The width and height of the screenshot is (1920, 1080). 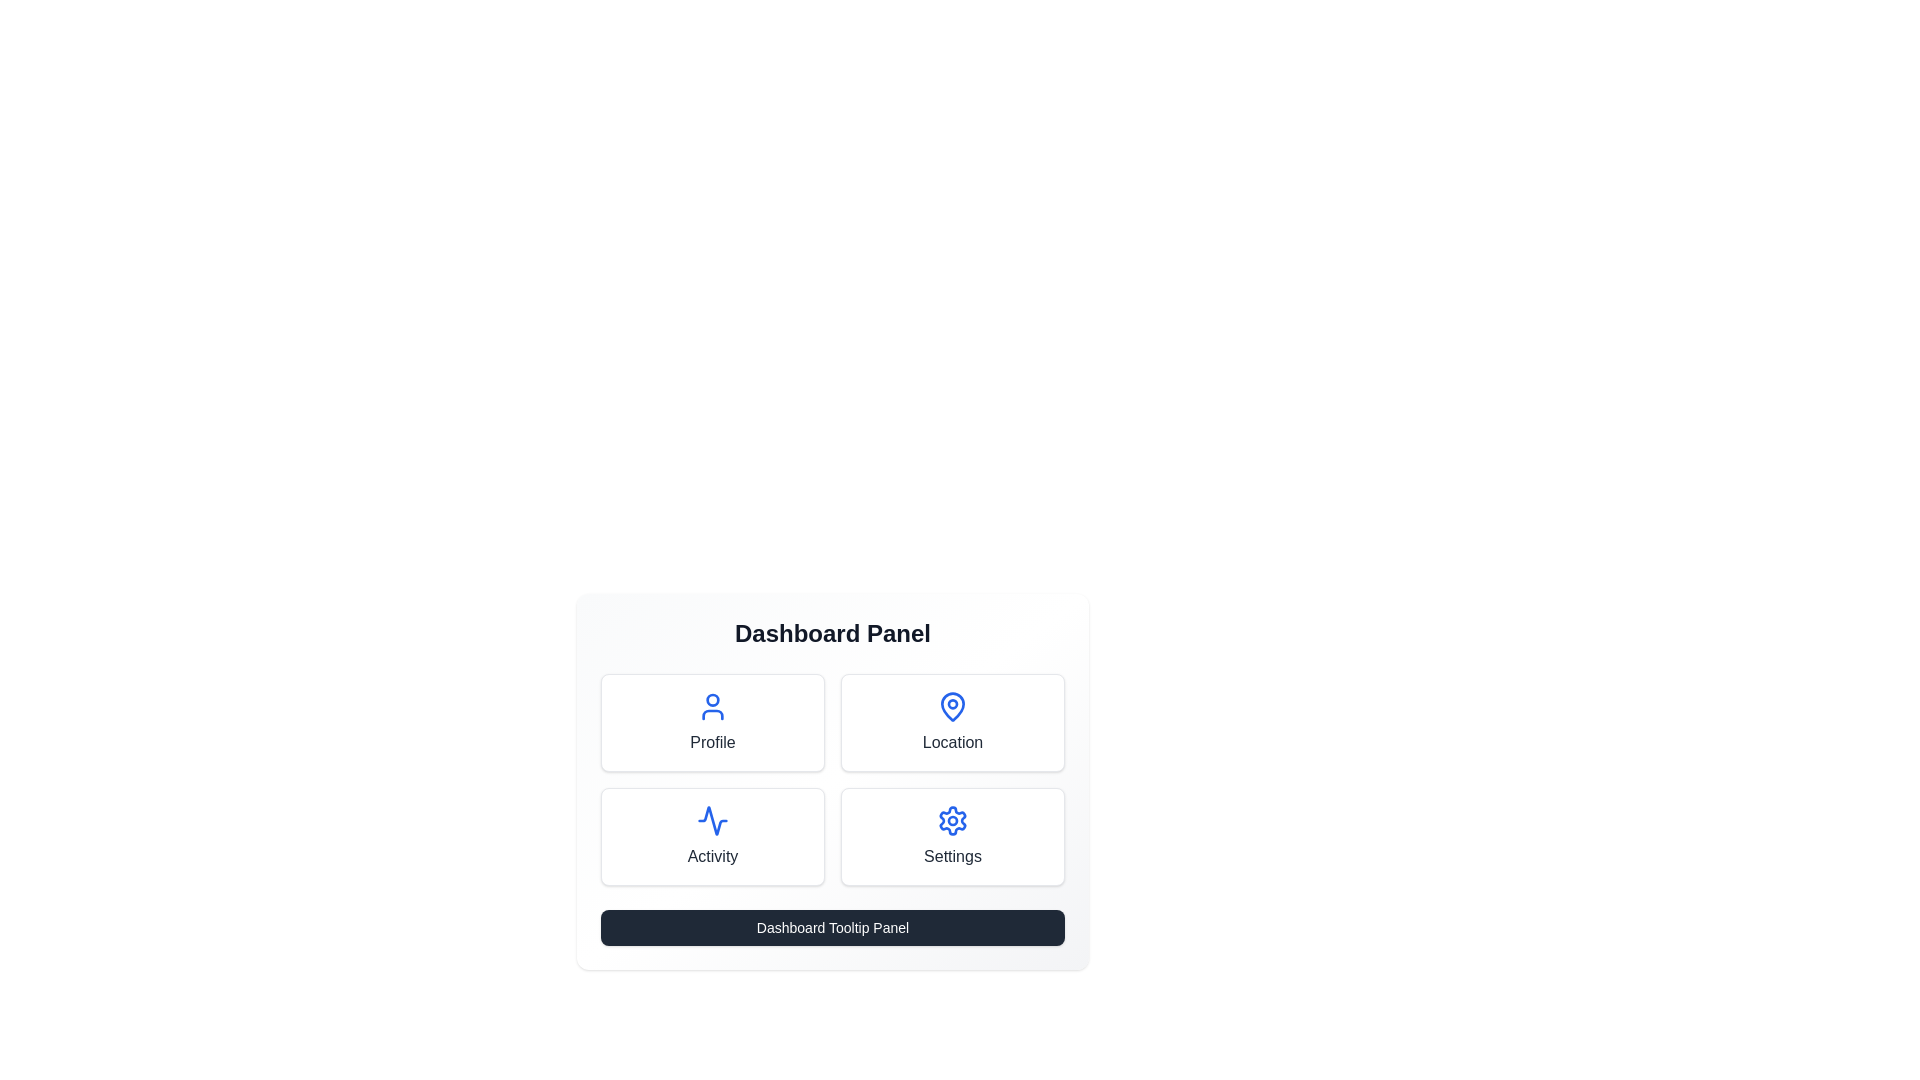 I want to click on the white square card with rounded corners that contains a blue gear icon and the word 'Settings' in black text, so click(x=952, y=837).